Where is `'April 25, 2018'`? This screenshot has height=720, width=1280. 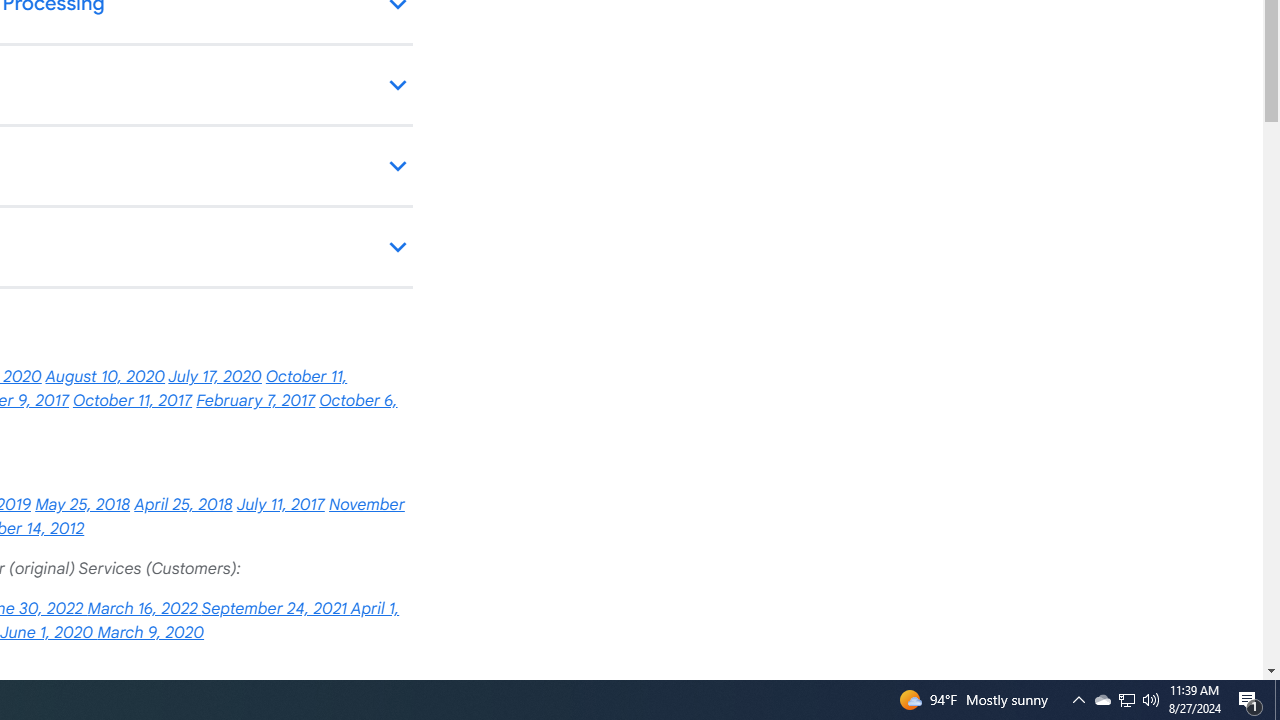 'April 25, 2018' is located at coordinates (183, 504).